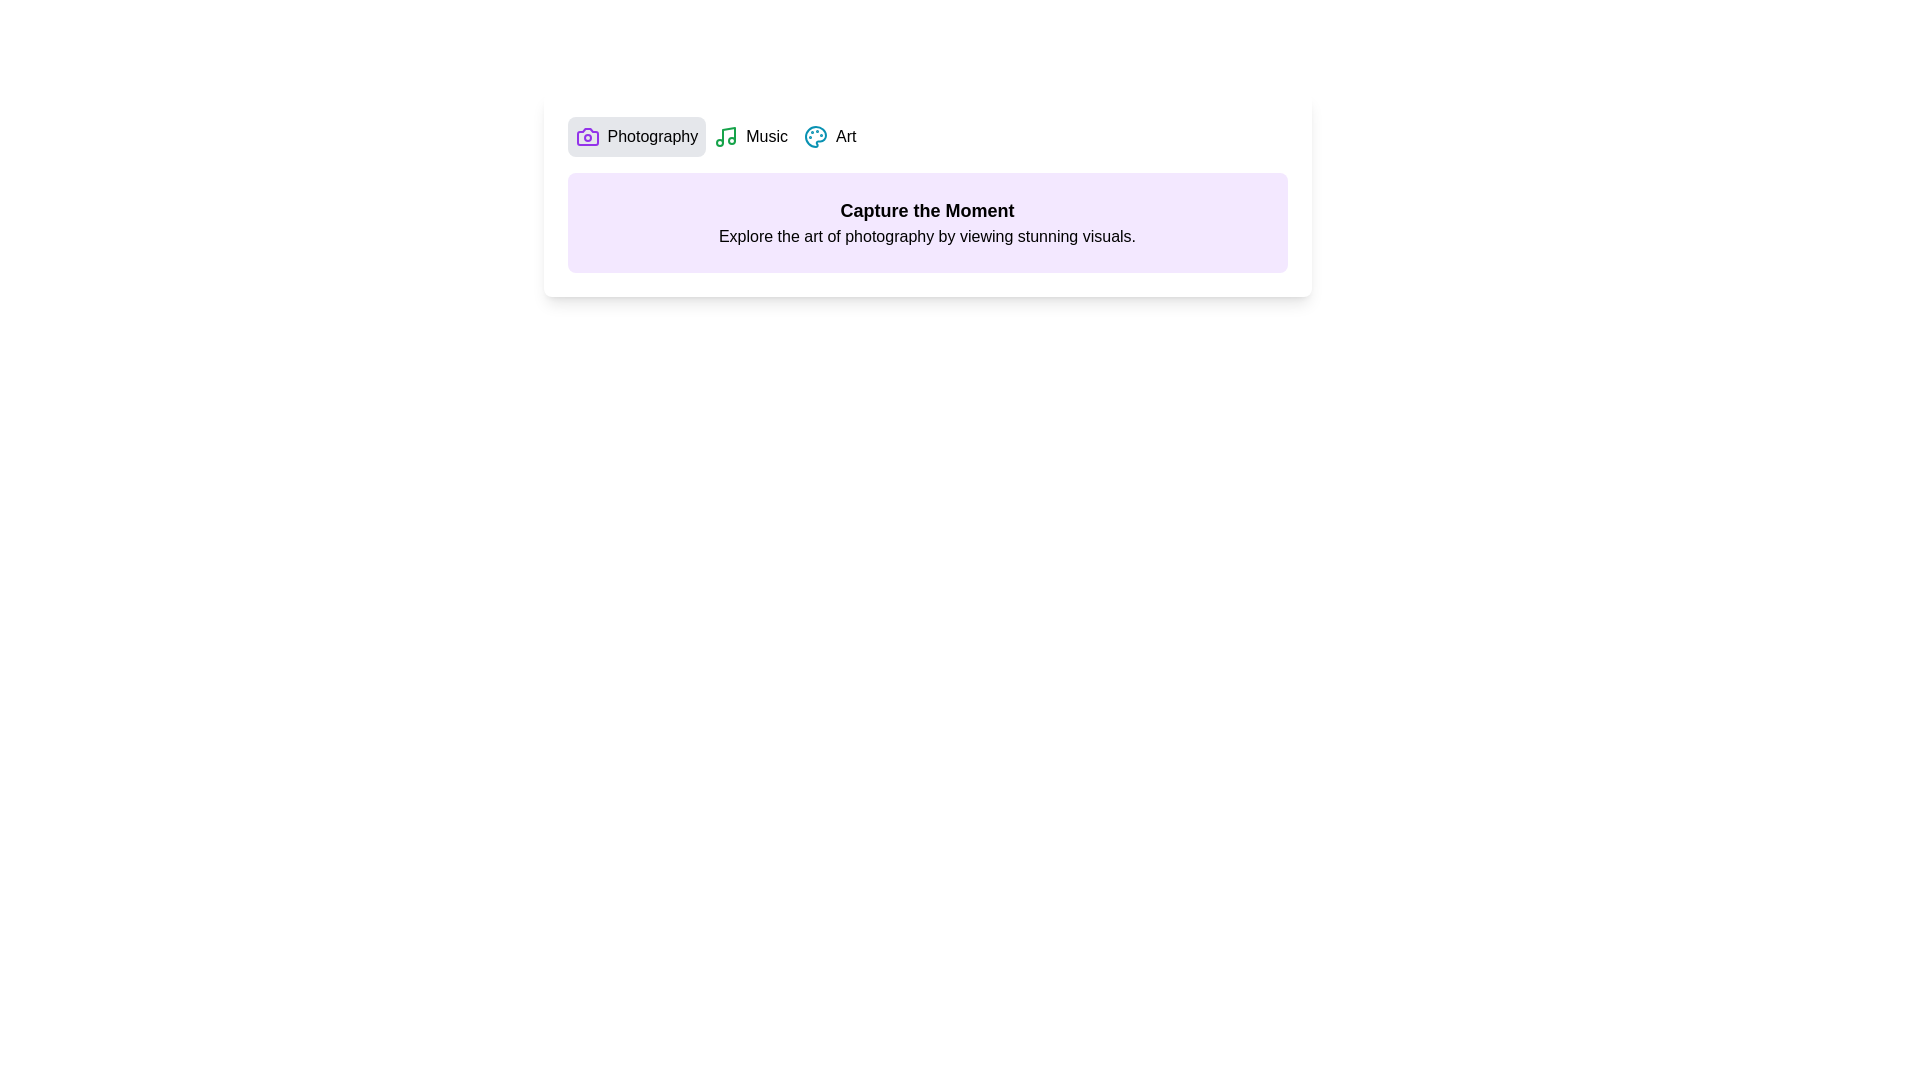 Image resolution: width=1920 pixels, height=1080 pixels. I want to click on the Art tab by clicking on the corresponding button, so click(830, 136).